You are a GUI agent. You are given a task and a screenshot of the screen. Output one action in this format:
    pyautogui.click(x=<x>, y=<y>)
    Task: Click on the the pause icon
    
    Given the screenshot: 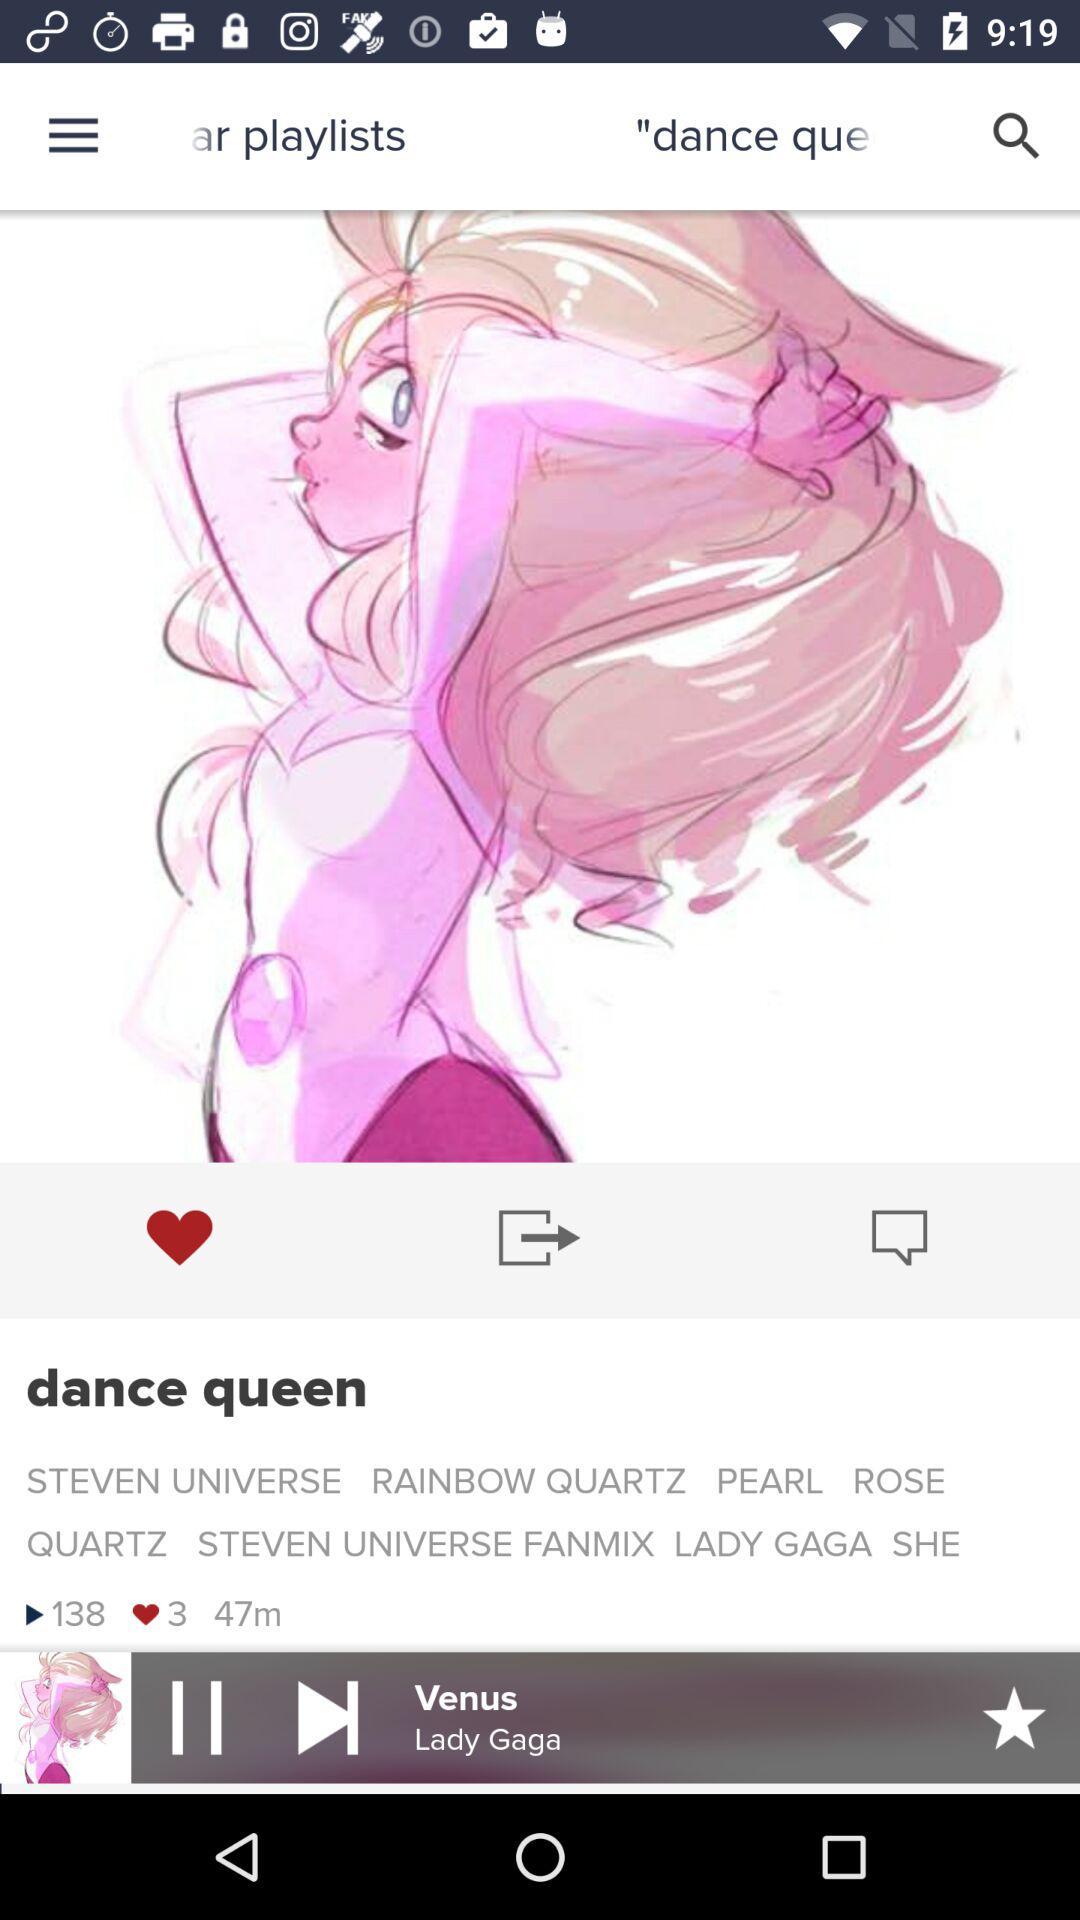 What is the action you would take?
    pyautogui.click(x=196, y=1716)
    